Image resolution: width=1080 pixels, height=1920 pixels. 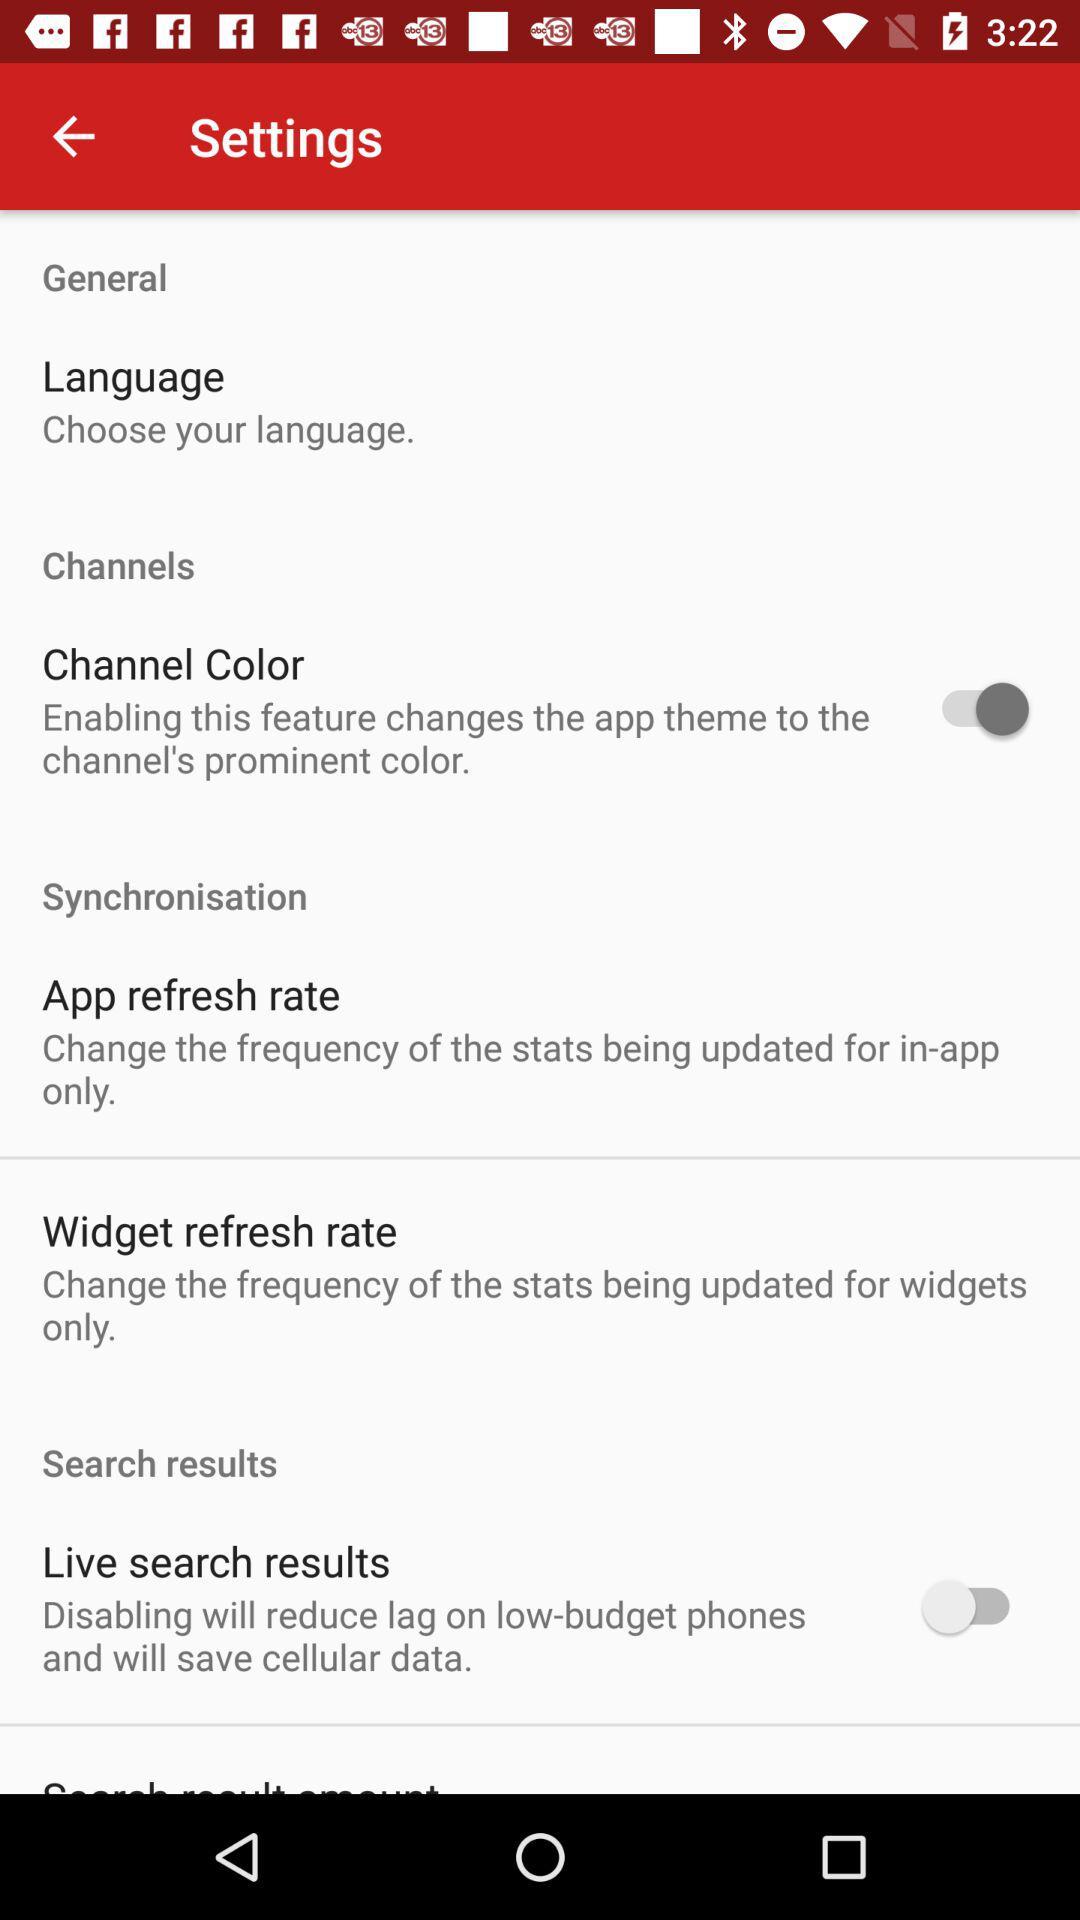 What do you see at coordinates (456, 736) in the screenshot?
I see `enabling this feature item` at bounding box center [456, 736].